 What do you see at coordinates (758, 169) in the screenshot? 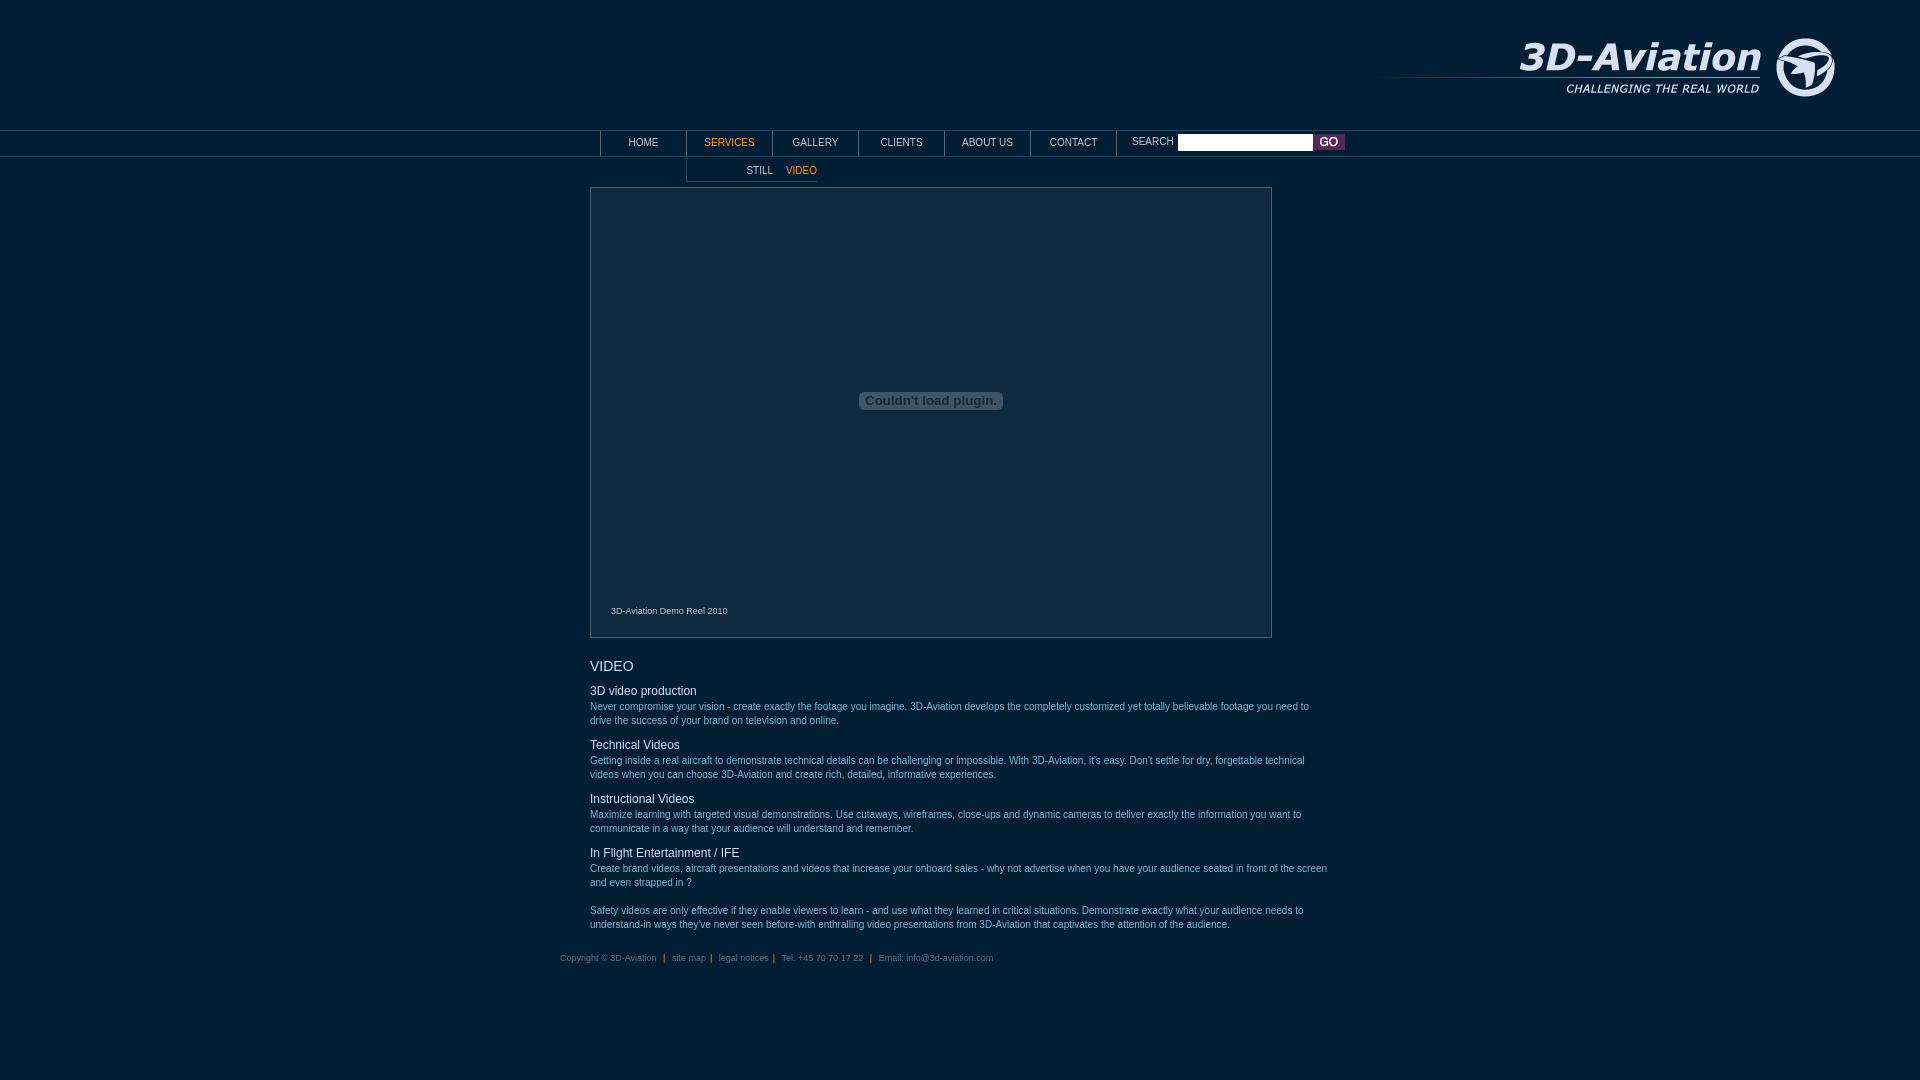
I see `'STILL'` at bounding box center [758, 169].